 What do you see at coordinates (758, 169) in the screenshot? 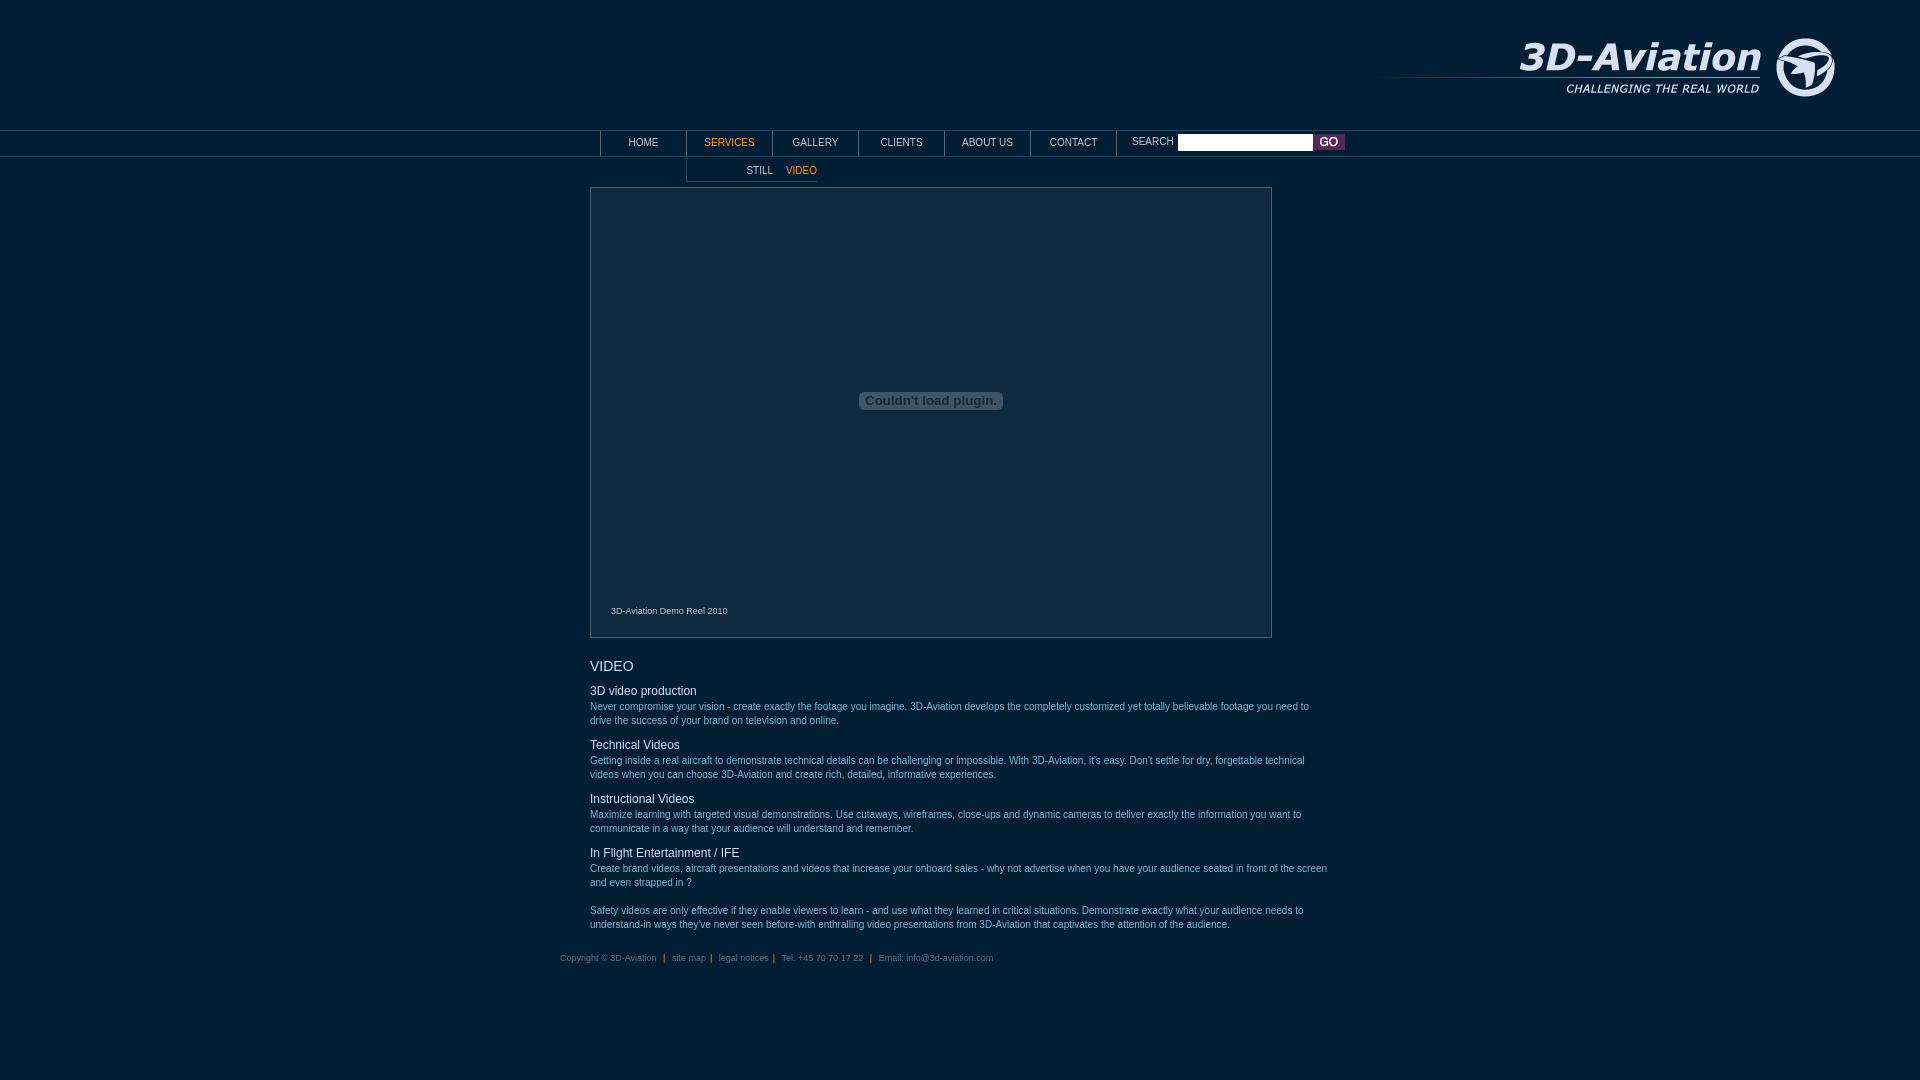
I see `'STILL'` at bounding box center [758, 169].